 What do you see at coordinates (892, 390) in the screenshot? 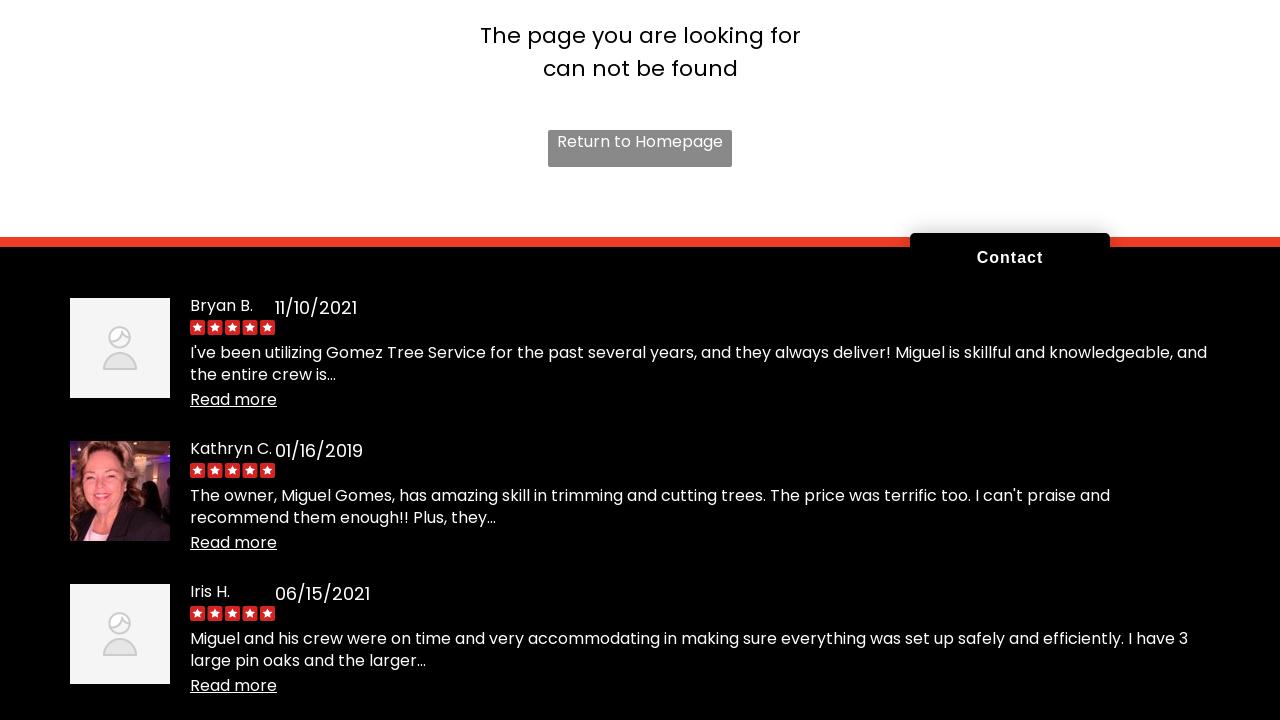
I see `'Thanks for stopping by! We're here to help, please don't hesitate to reach out.'` at bounding box center [892, 390].